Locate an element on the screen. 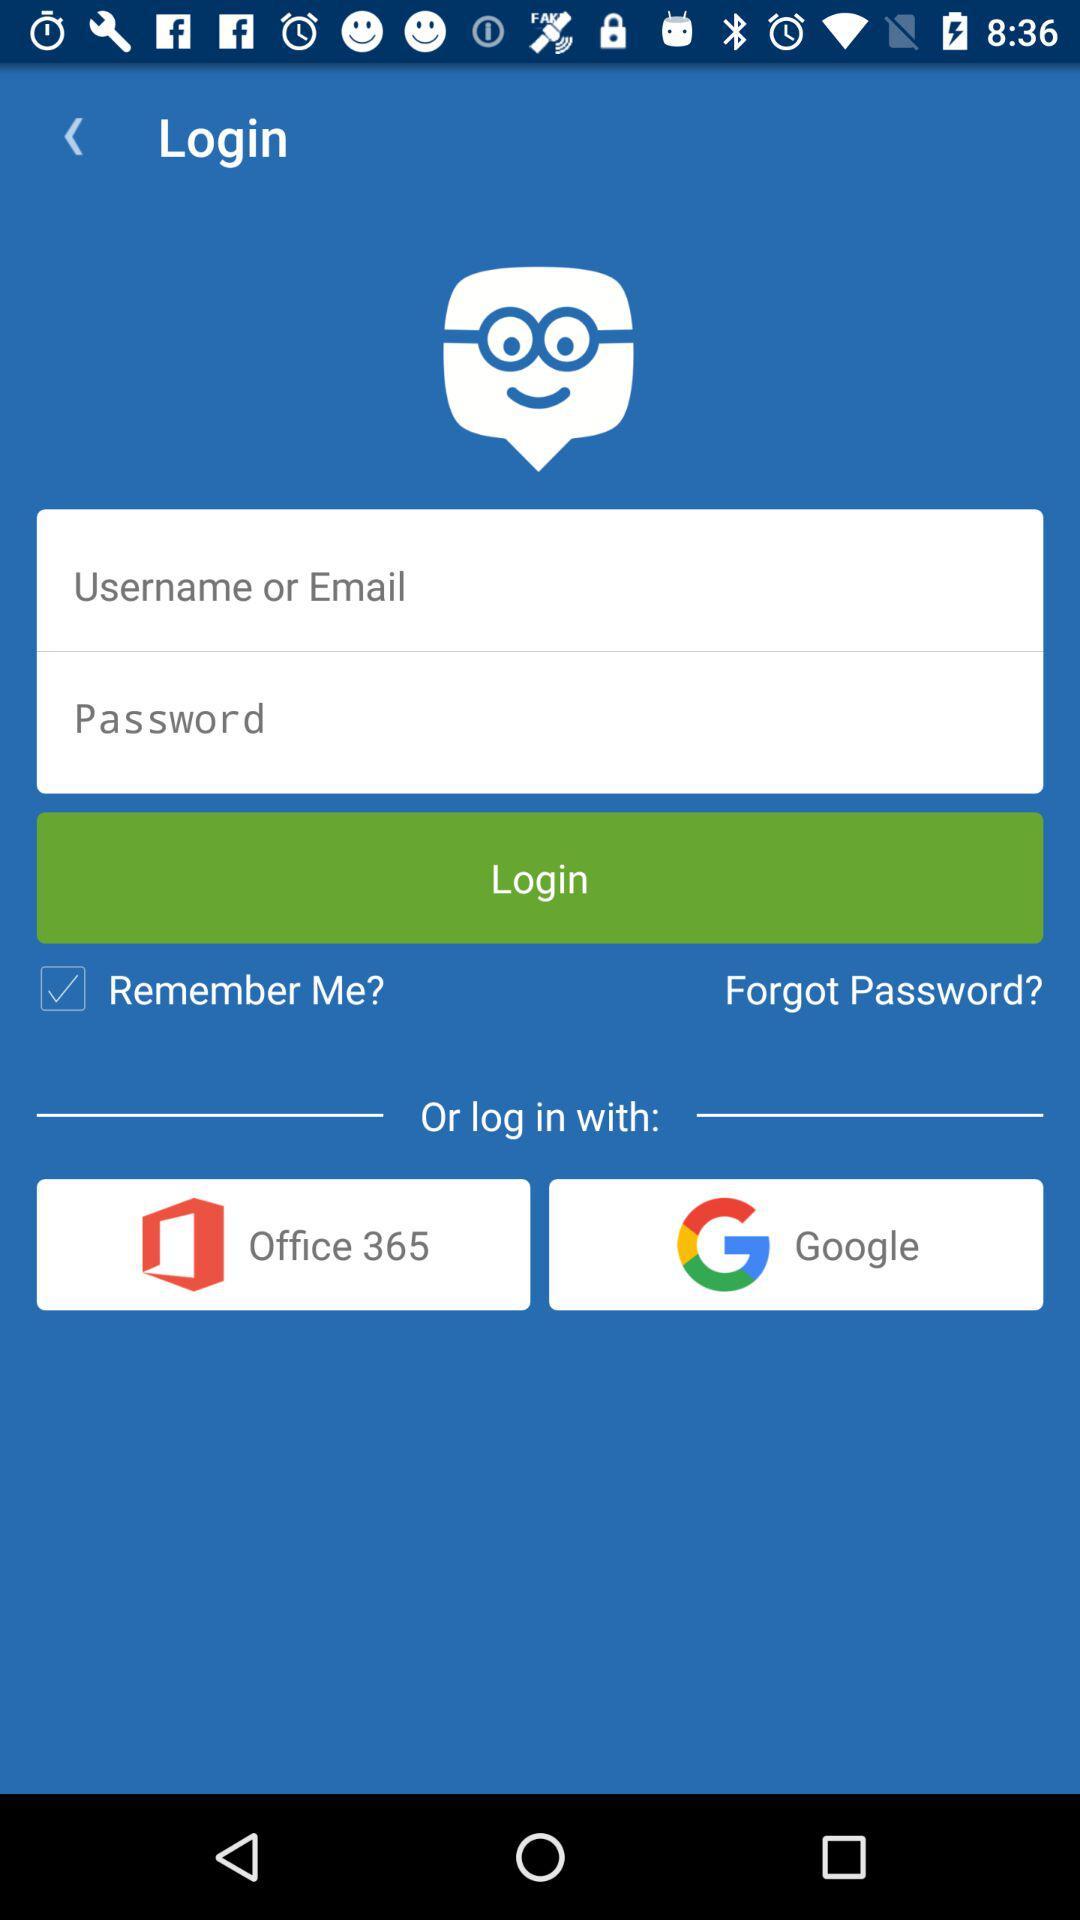 The width and height of the screenshot is (1080, 1920). insert email is located at coordinates (540, 584).